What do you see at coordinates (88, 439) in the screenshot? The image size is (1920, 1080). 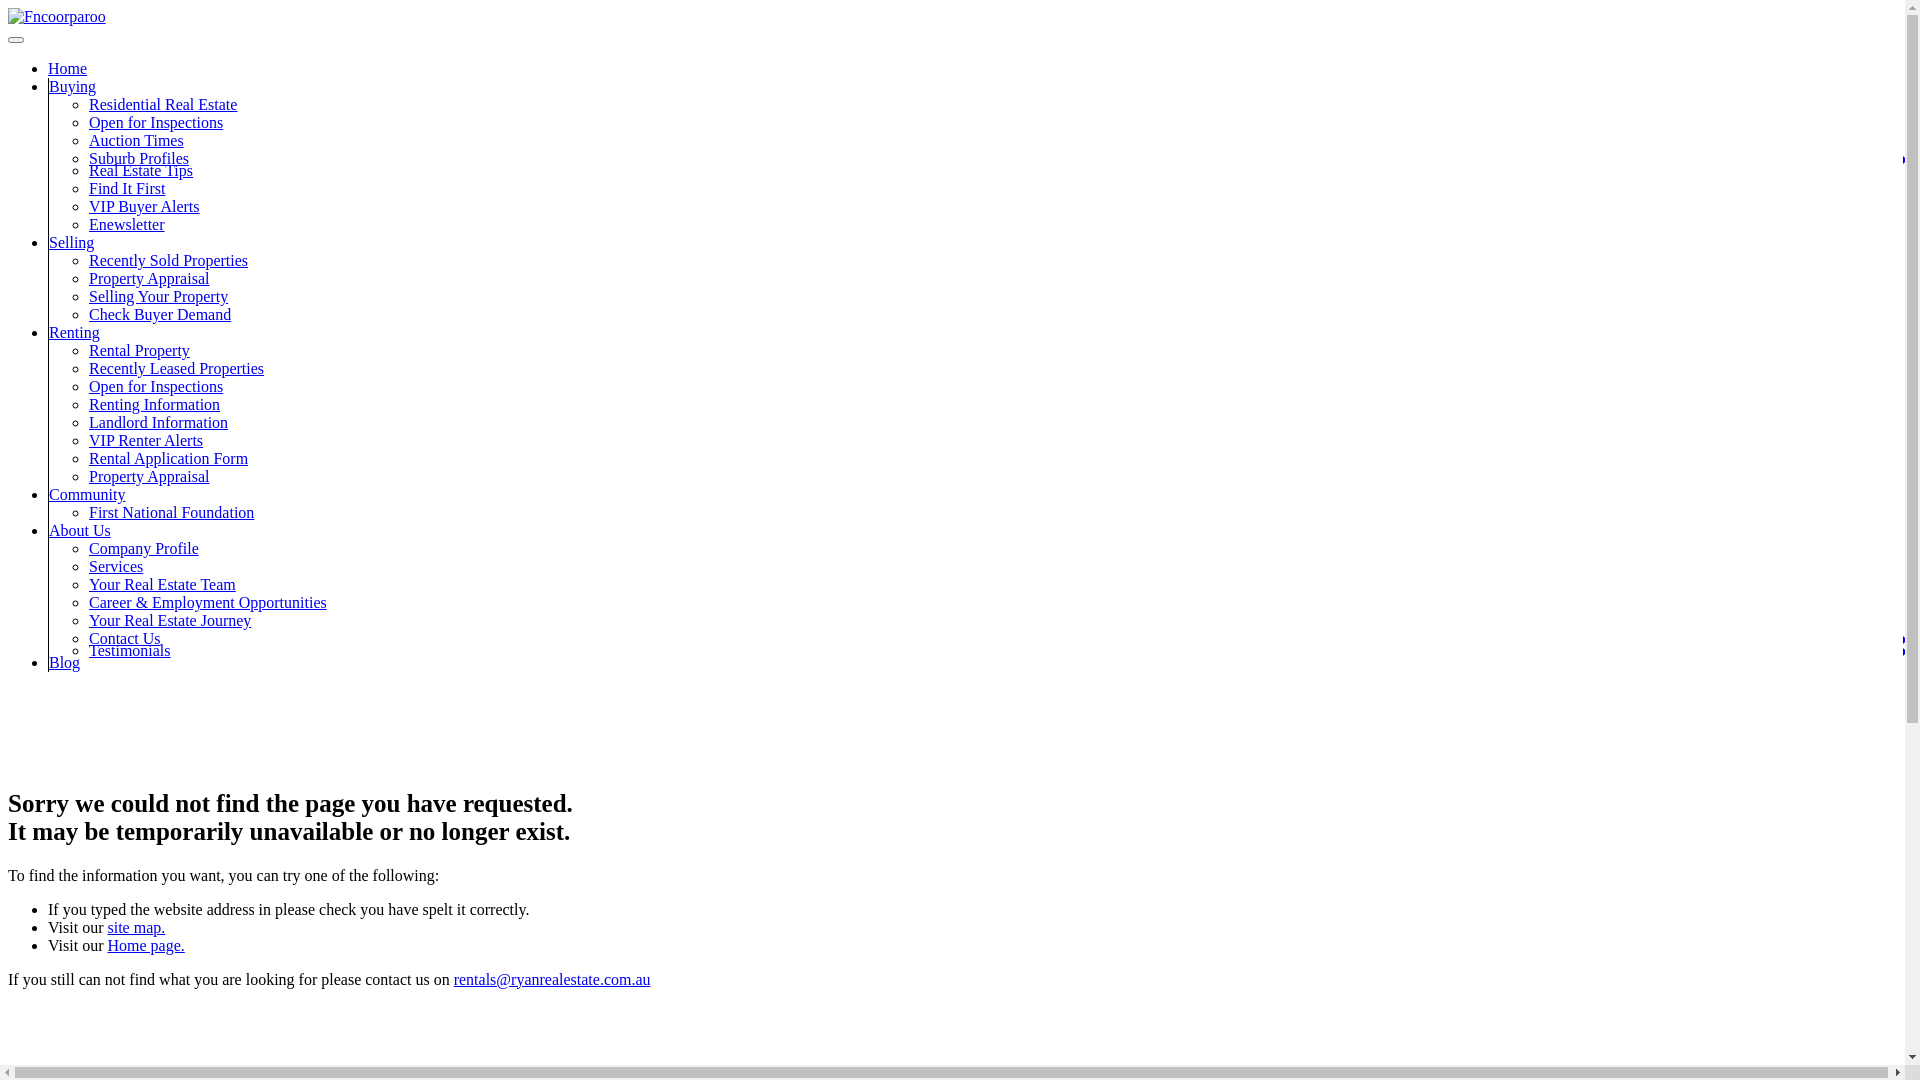 I see `'VIP Renter Alerts'` at bounding box center [88, 439].